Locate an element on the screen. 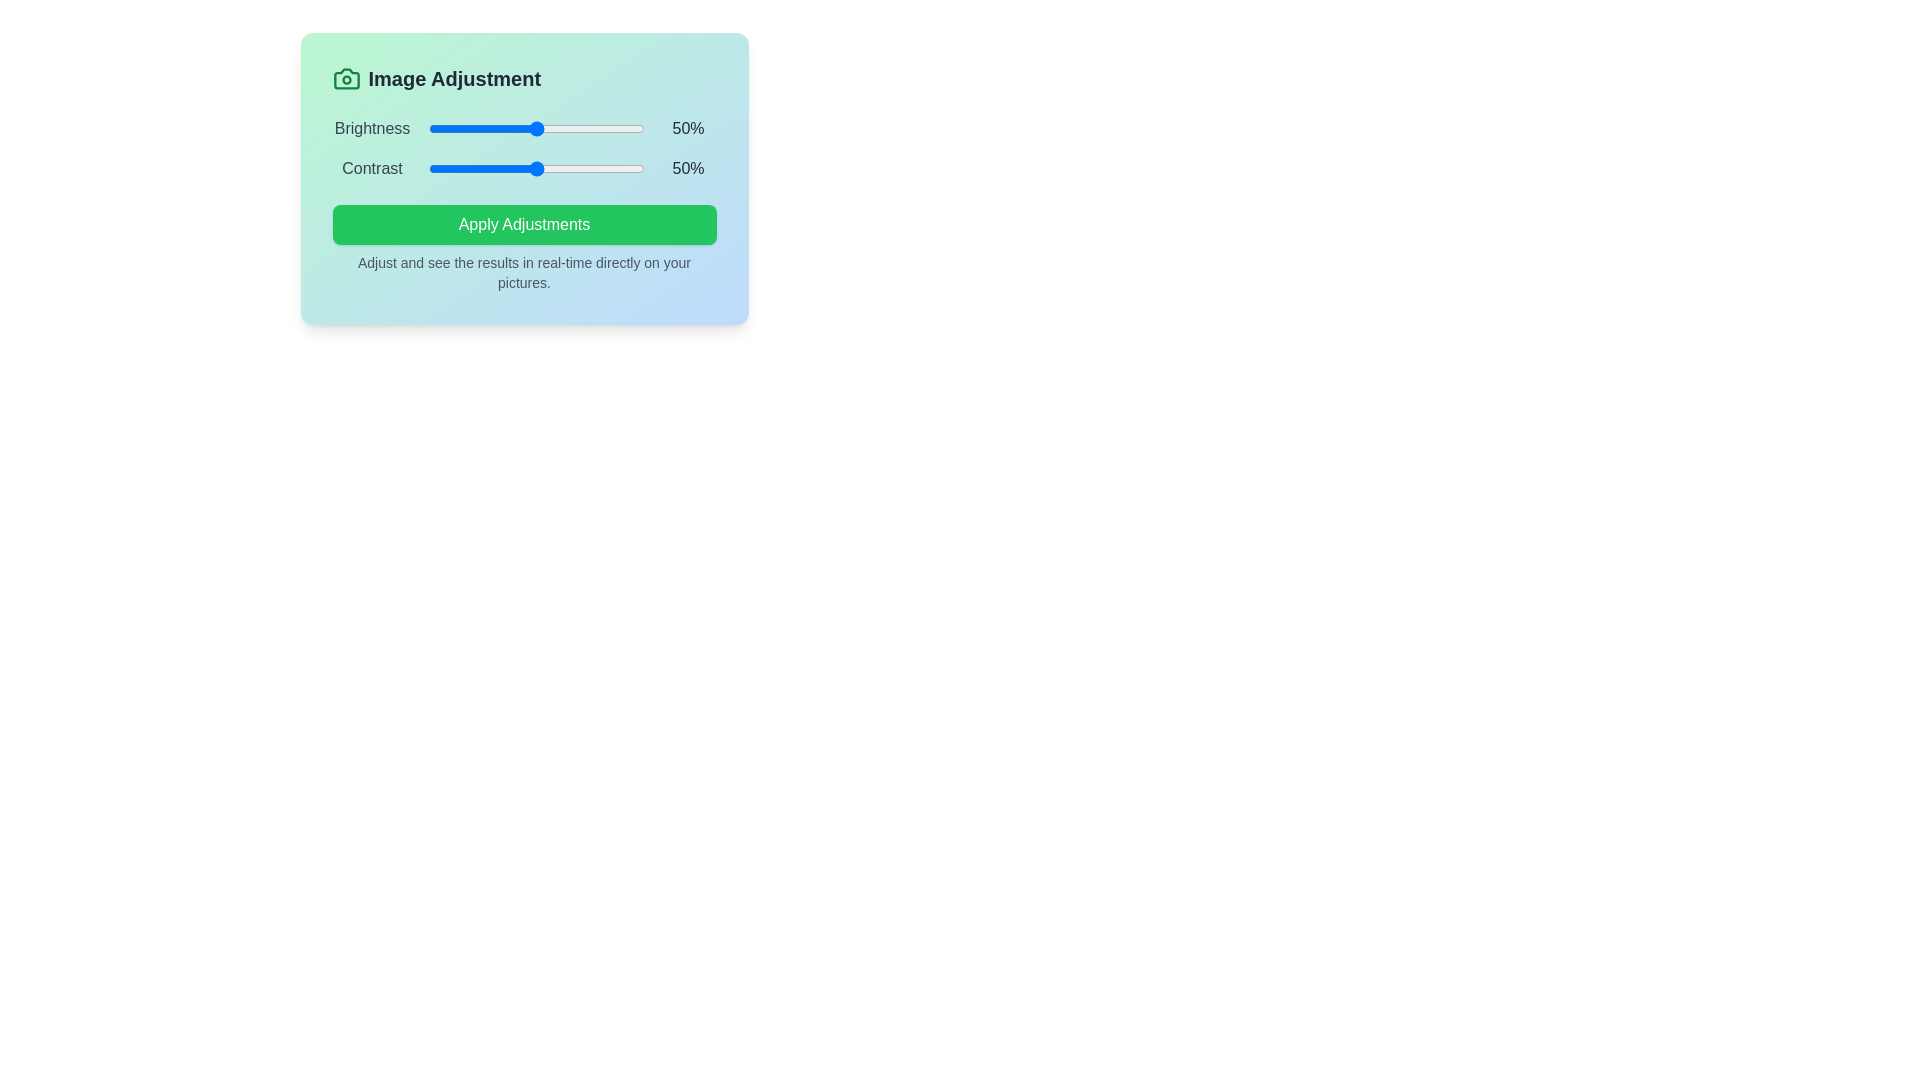 The height and width of the screenshot is (1080, 1920). the contrast slider to 55% is located at coordinates (547, 168).